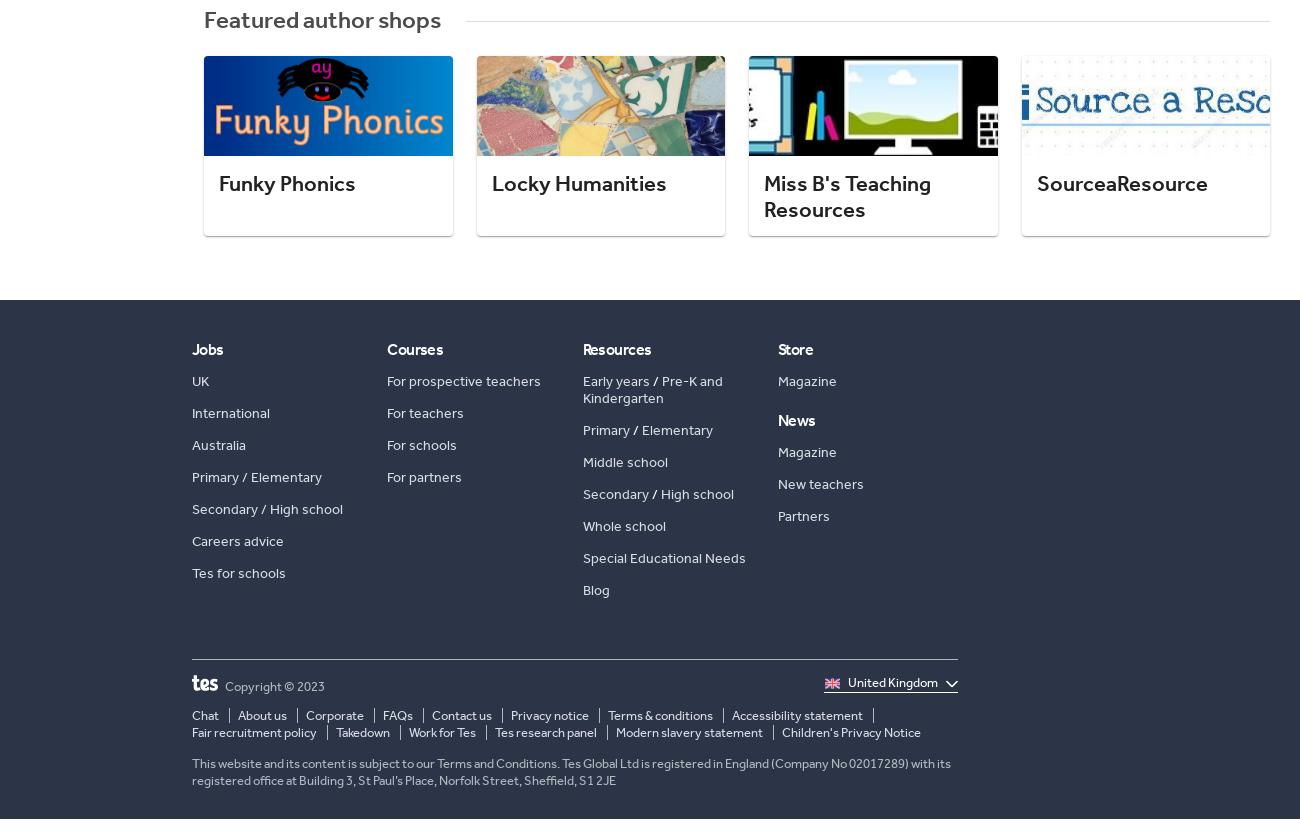 Image resolution: width=1300 pixels, height=835 pixels. Describe the element at coordinates (414, 348) in the screenshot. I see `'Courses'` at that location.